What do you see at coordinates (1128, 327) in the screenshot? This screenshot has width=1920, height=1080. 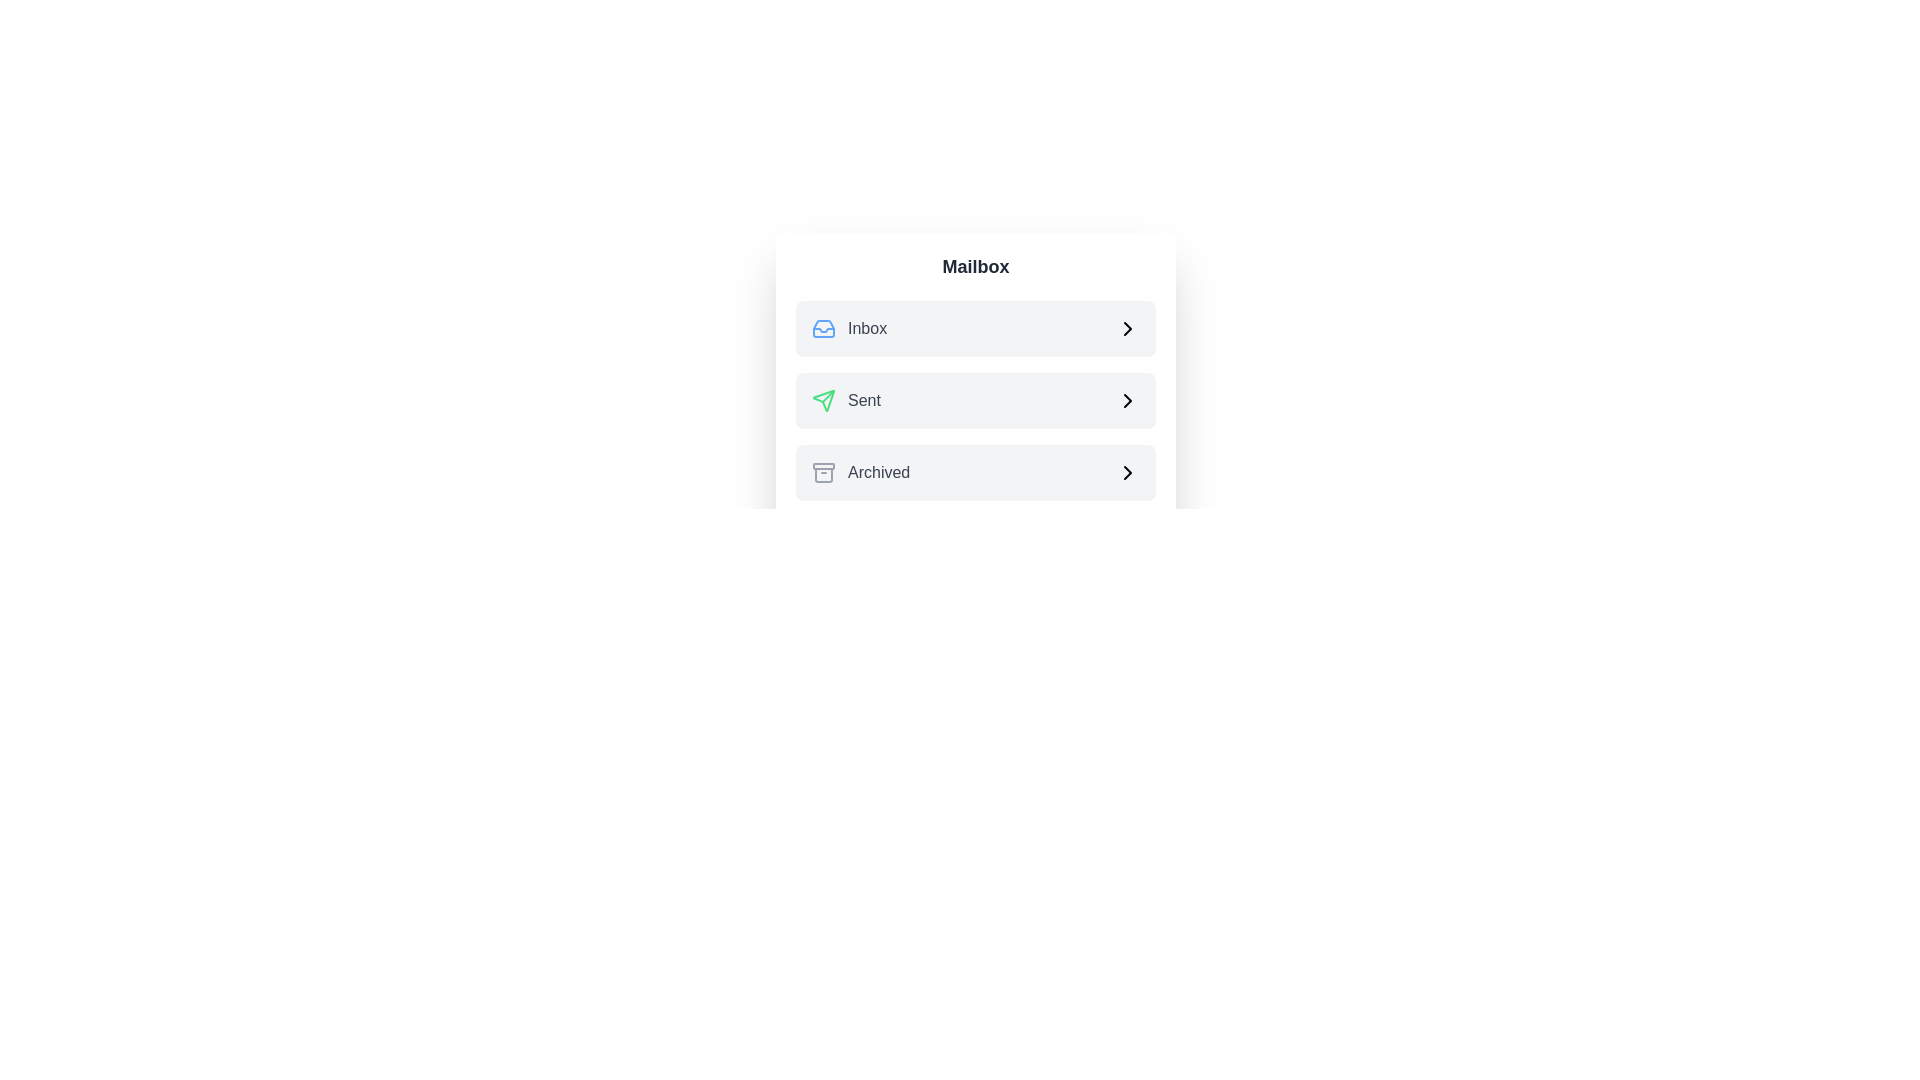 I see `the navigation arrow located to the far right of the 'Inbox' option in the vertical menu list titled 'Mailbox'` at bounding box center [1128, 327].